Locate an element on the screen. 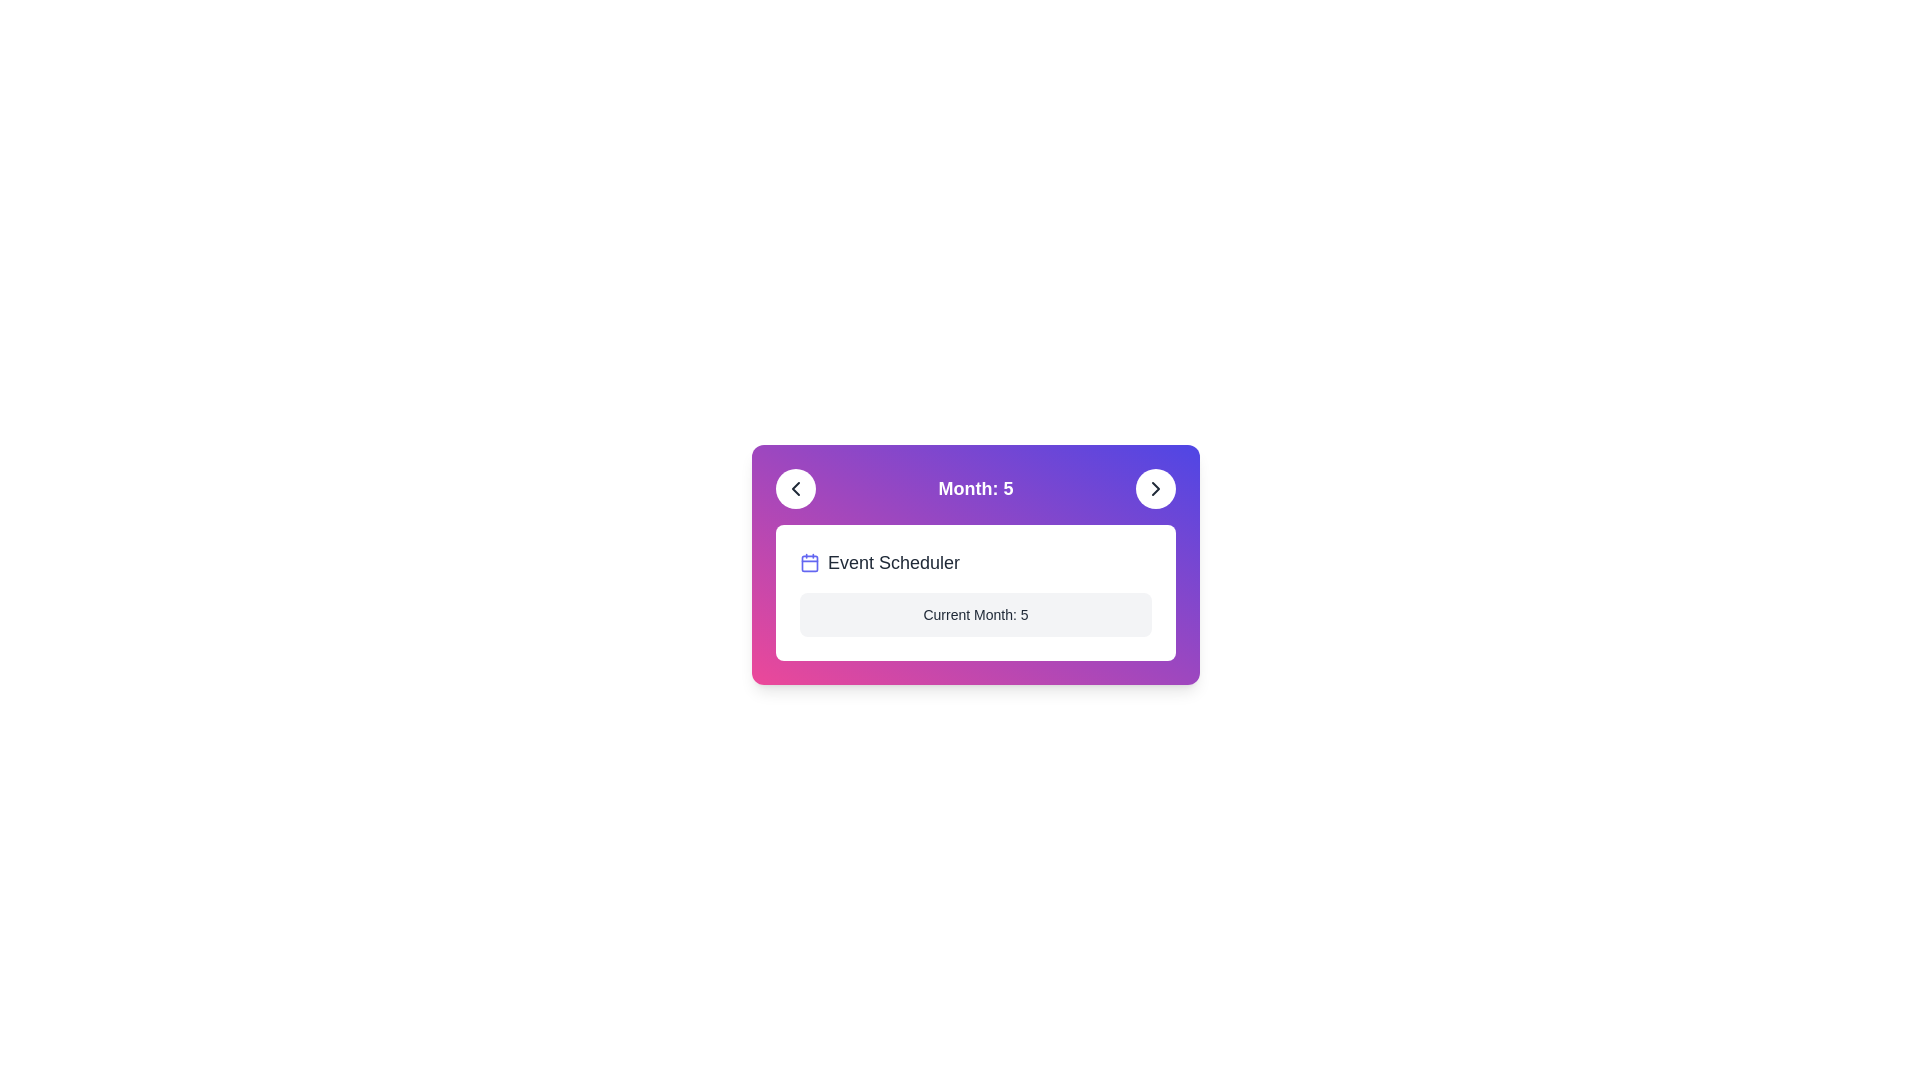 Image resolution: width=1920 pixels, height=1080 pixels. the text label indicating the currently selected month in the top header section of the calendar interface is located at coordinates (975, 489).